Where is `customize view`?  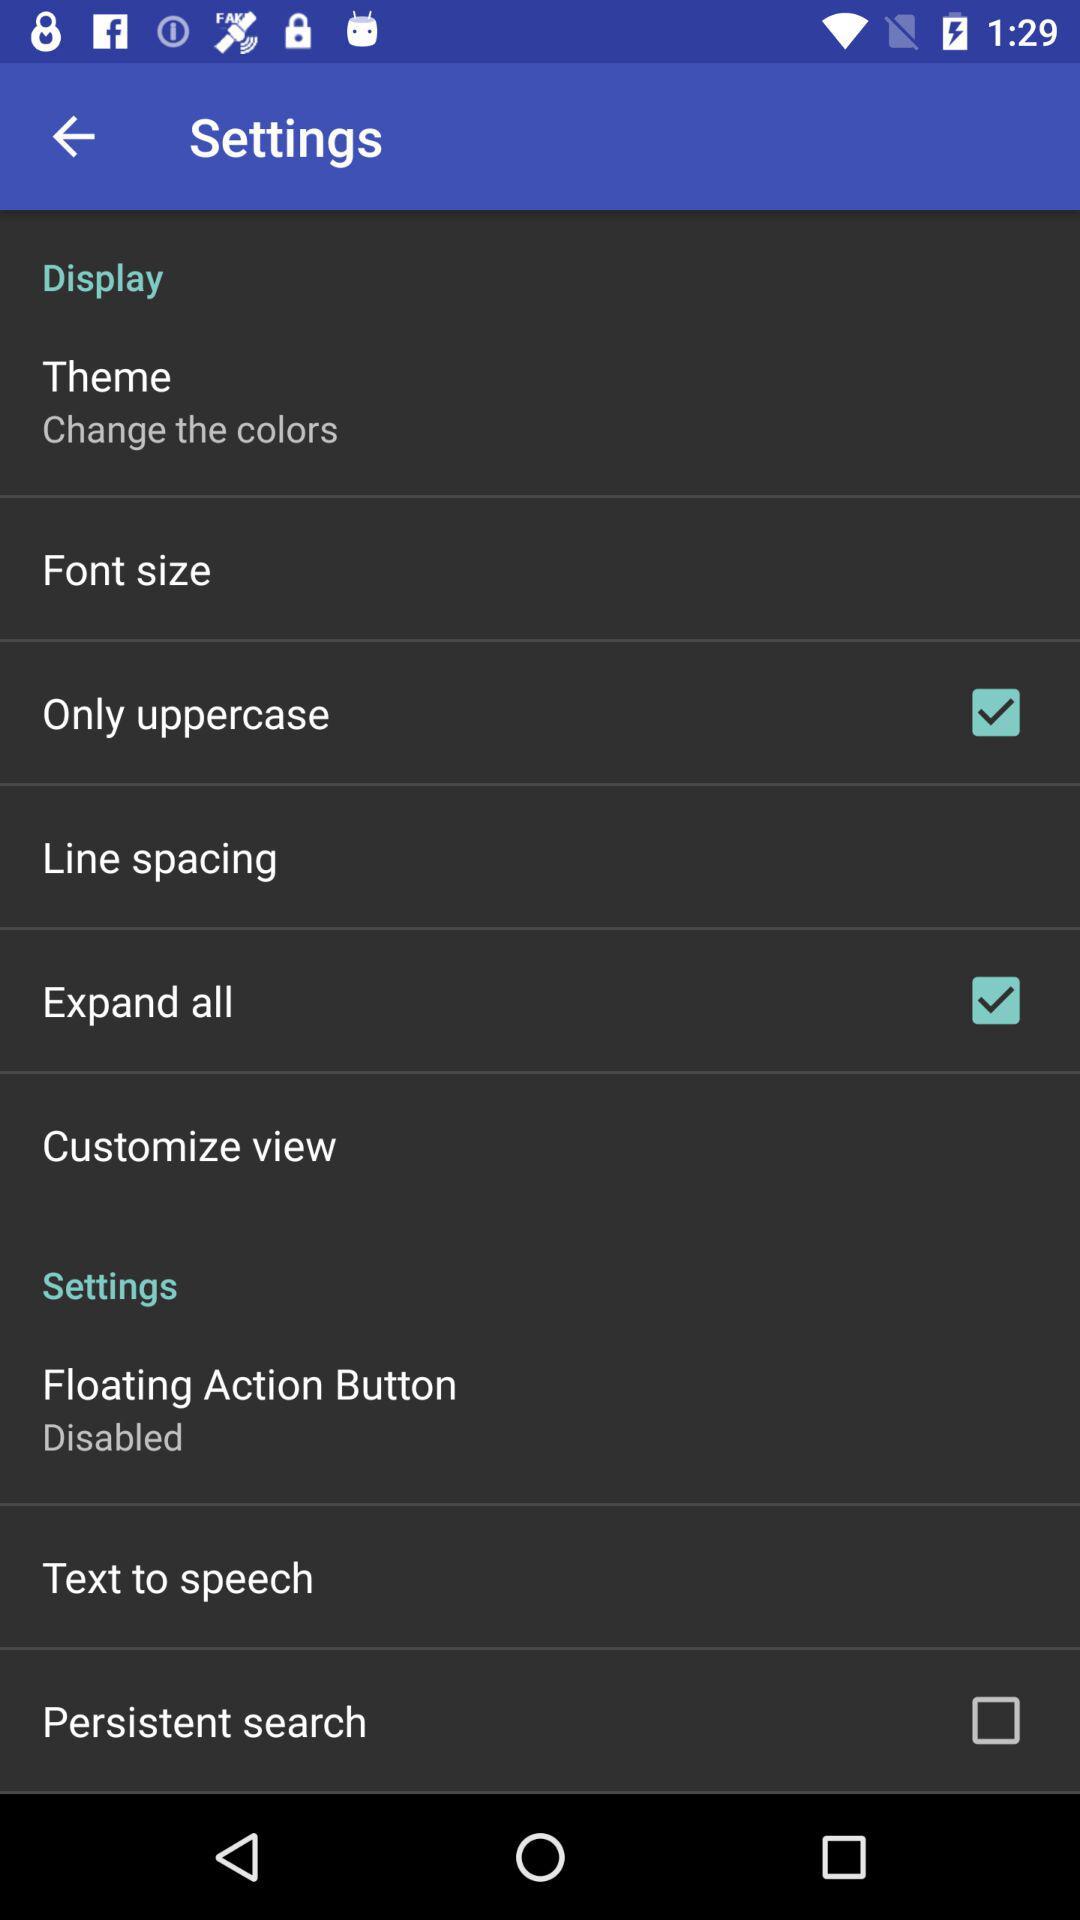
customize view is located at coordinates (189, 1144).